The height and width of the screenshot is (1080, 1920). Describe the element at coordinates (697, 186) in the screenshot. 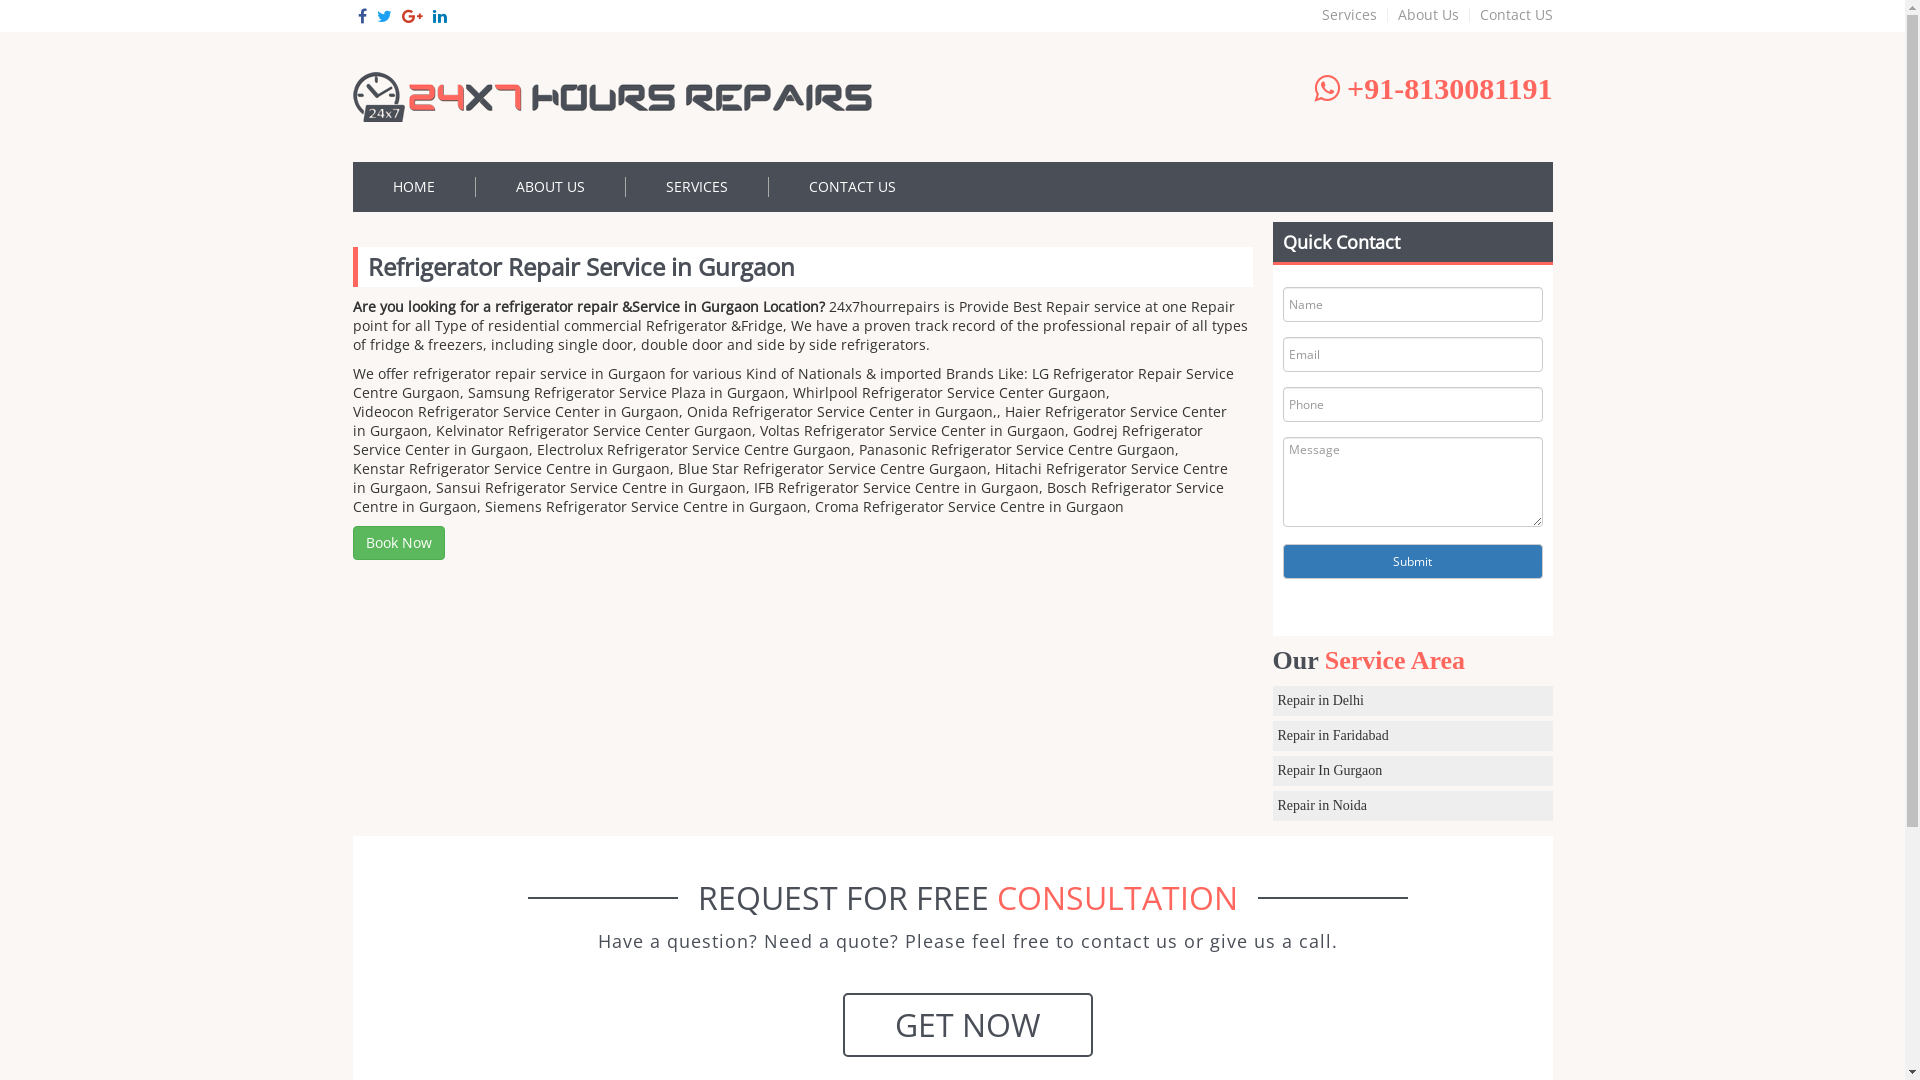

I see `'SERVICES'` at that location.